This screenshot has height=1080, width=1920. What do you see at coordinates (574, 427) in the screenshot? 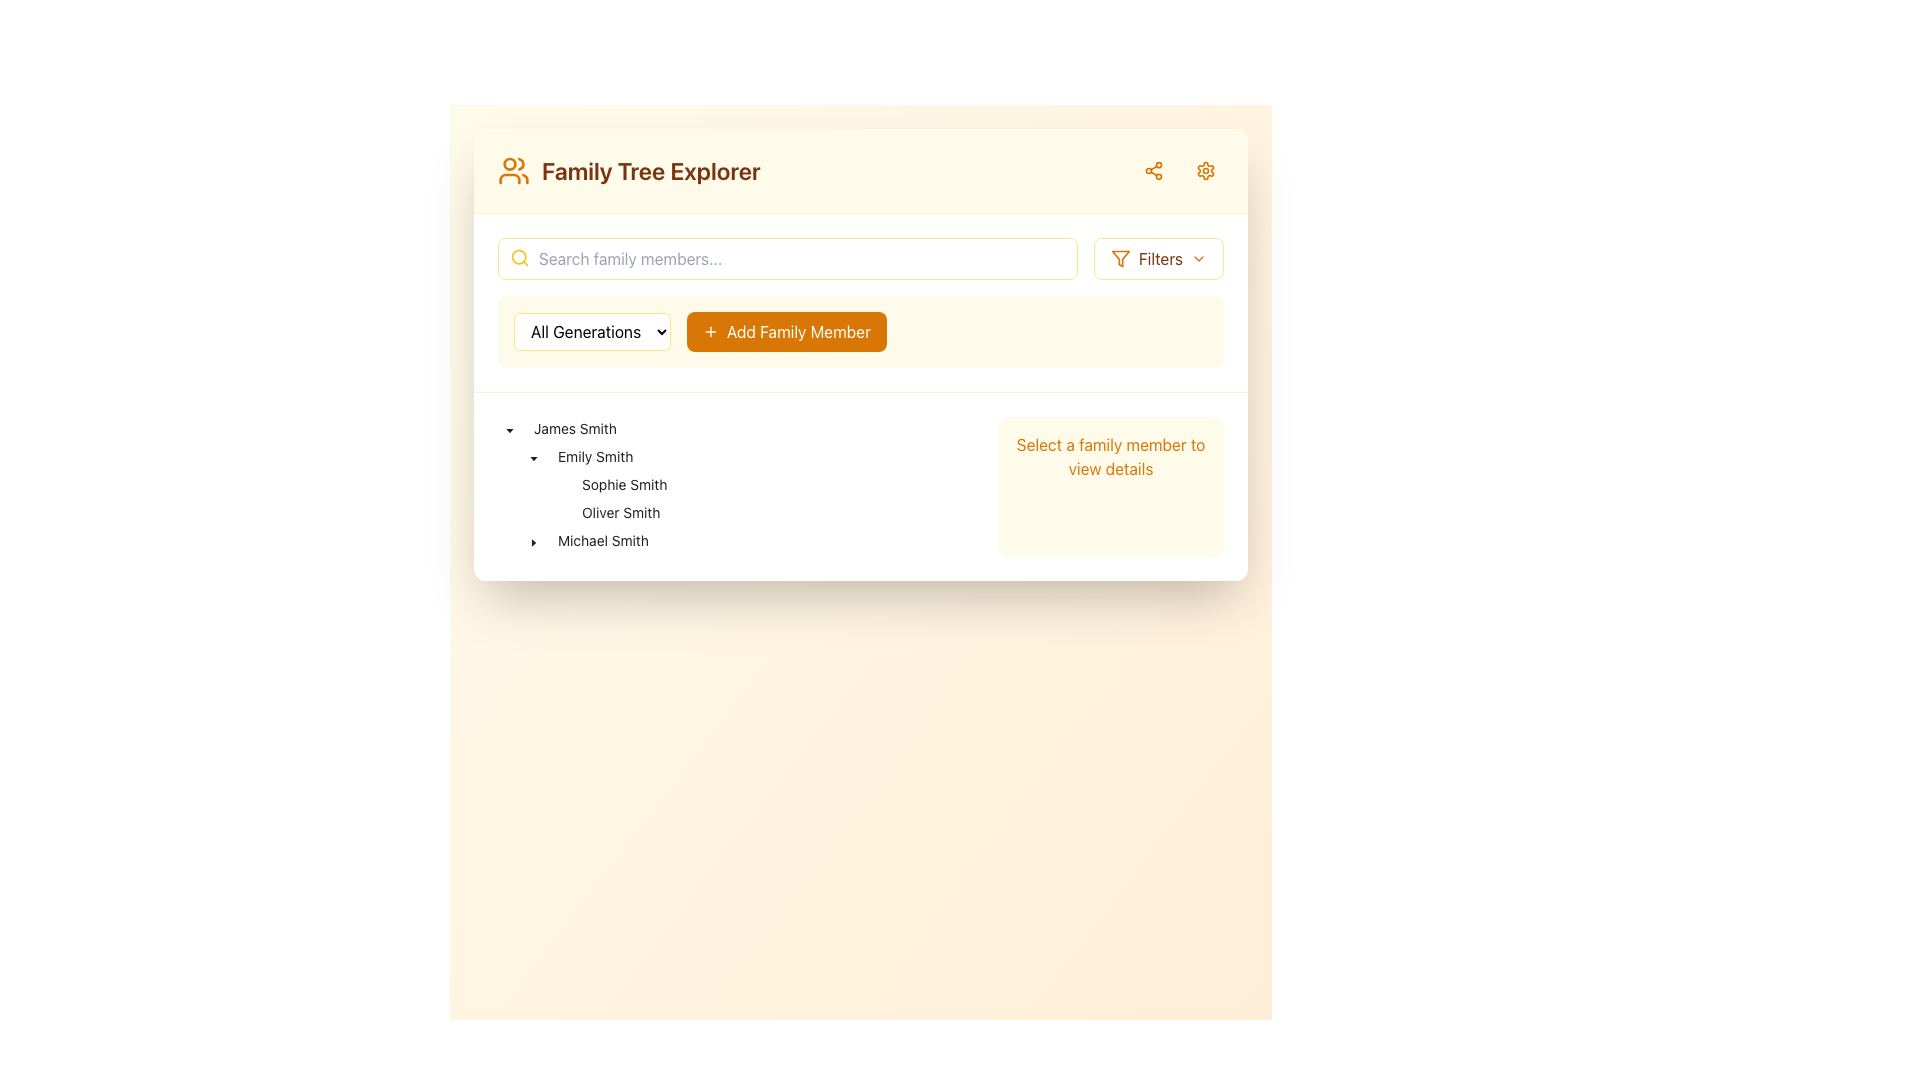
I see `the Tree node representing 'James Smith' in the Family Tree Explorer` at bounding box center [574, 427].